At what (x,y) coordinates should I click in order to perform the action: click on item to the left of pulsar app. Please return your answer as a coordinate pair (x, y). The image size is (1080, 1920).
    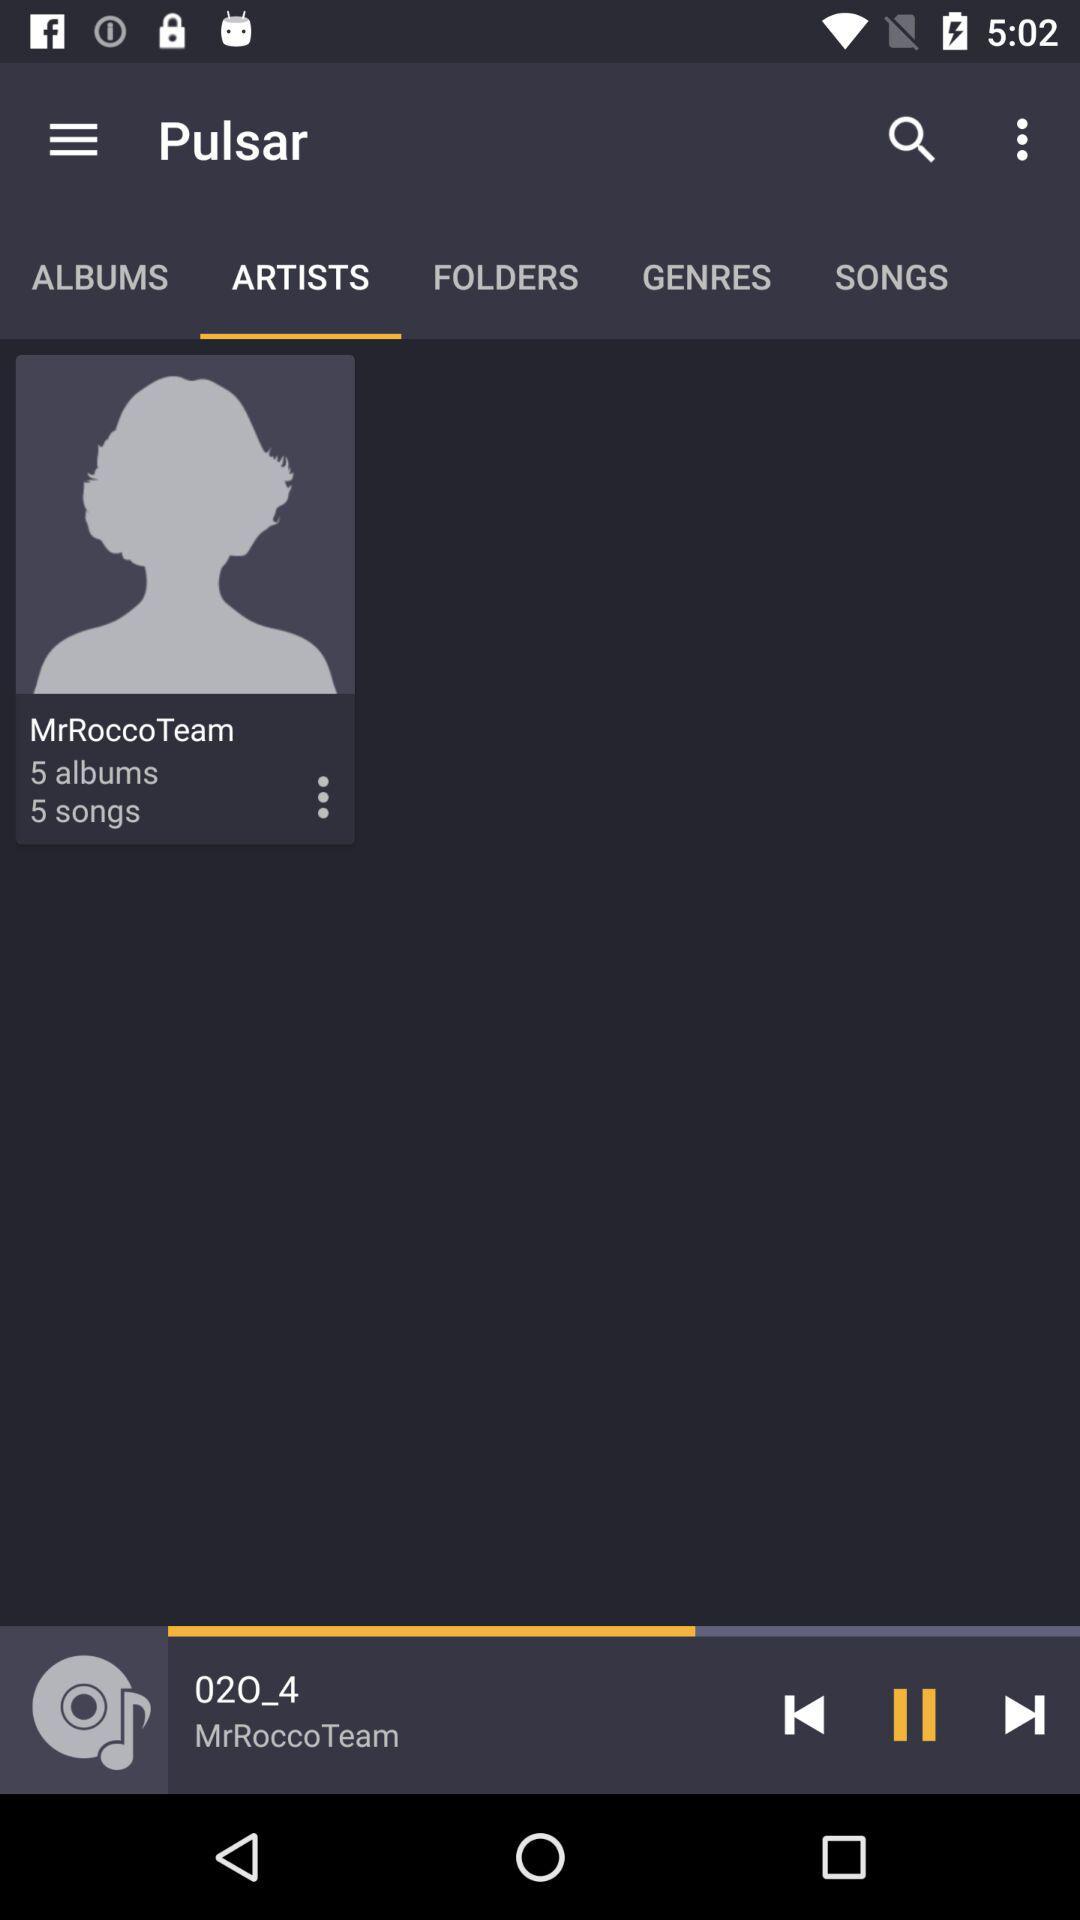
    Looking at the image, I should click on (72, 138).